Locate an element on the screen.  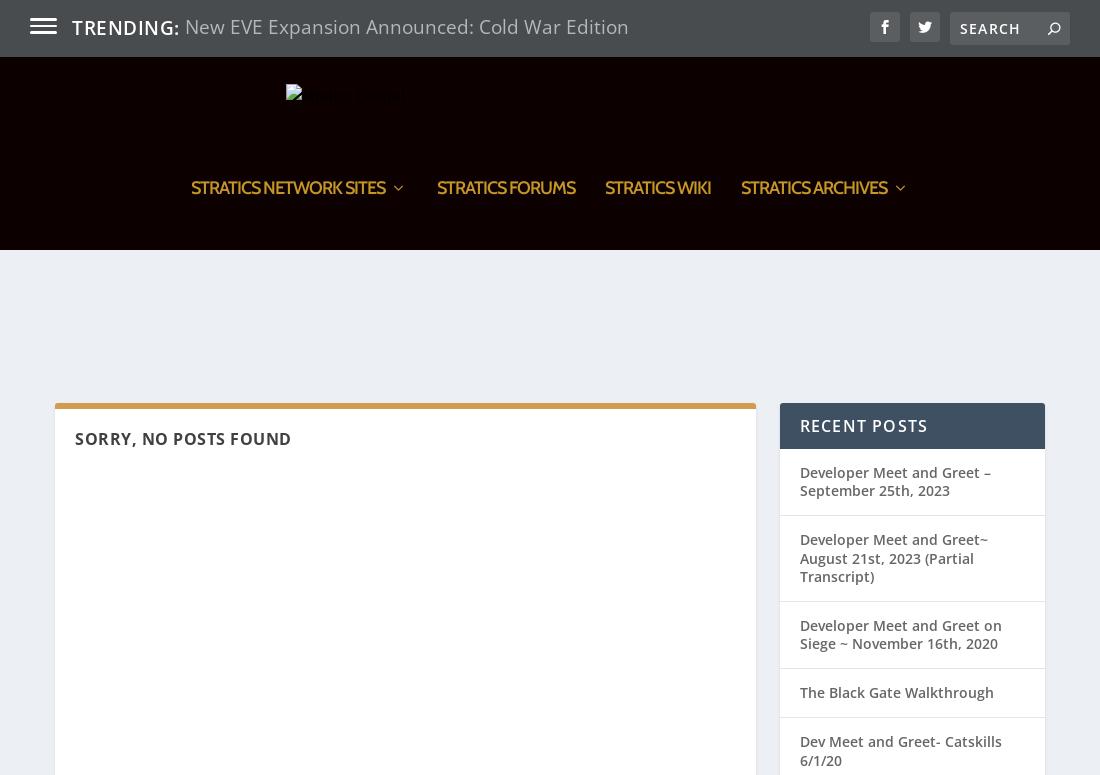
'TRENDING:' is located at coordinates (125, 27).